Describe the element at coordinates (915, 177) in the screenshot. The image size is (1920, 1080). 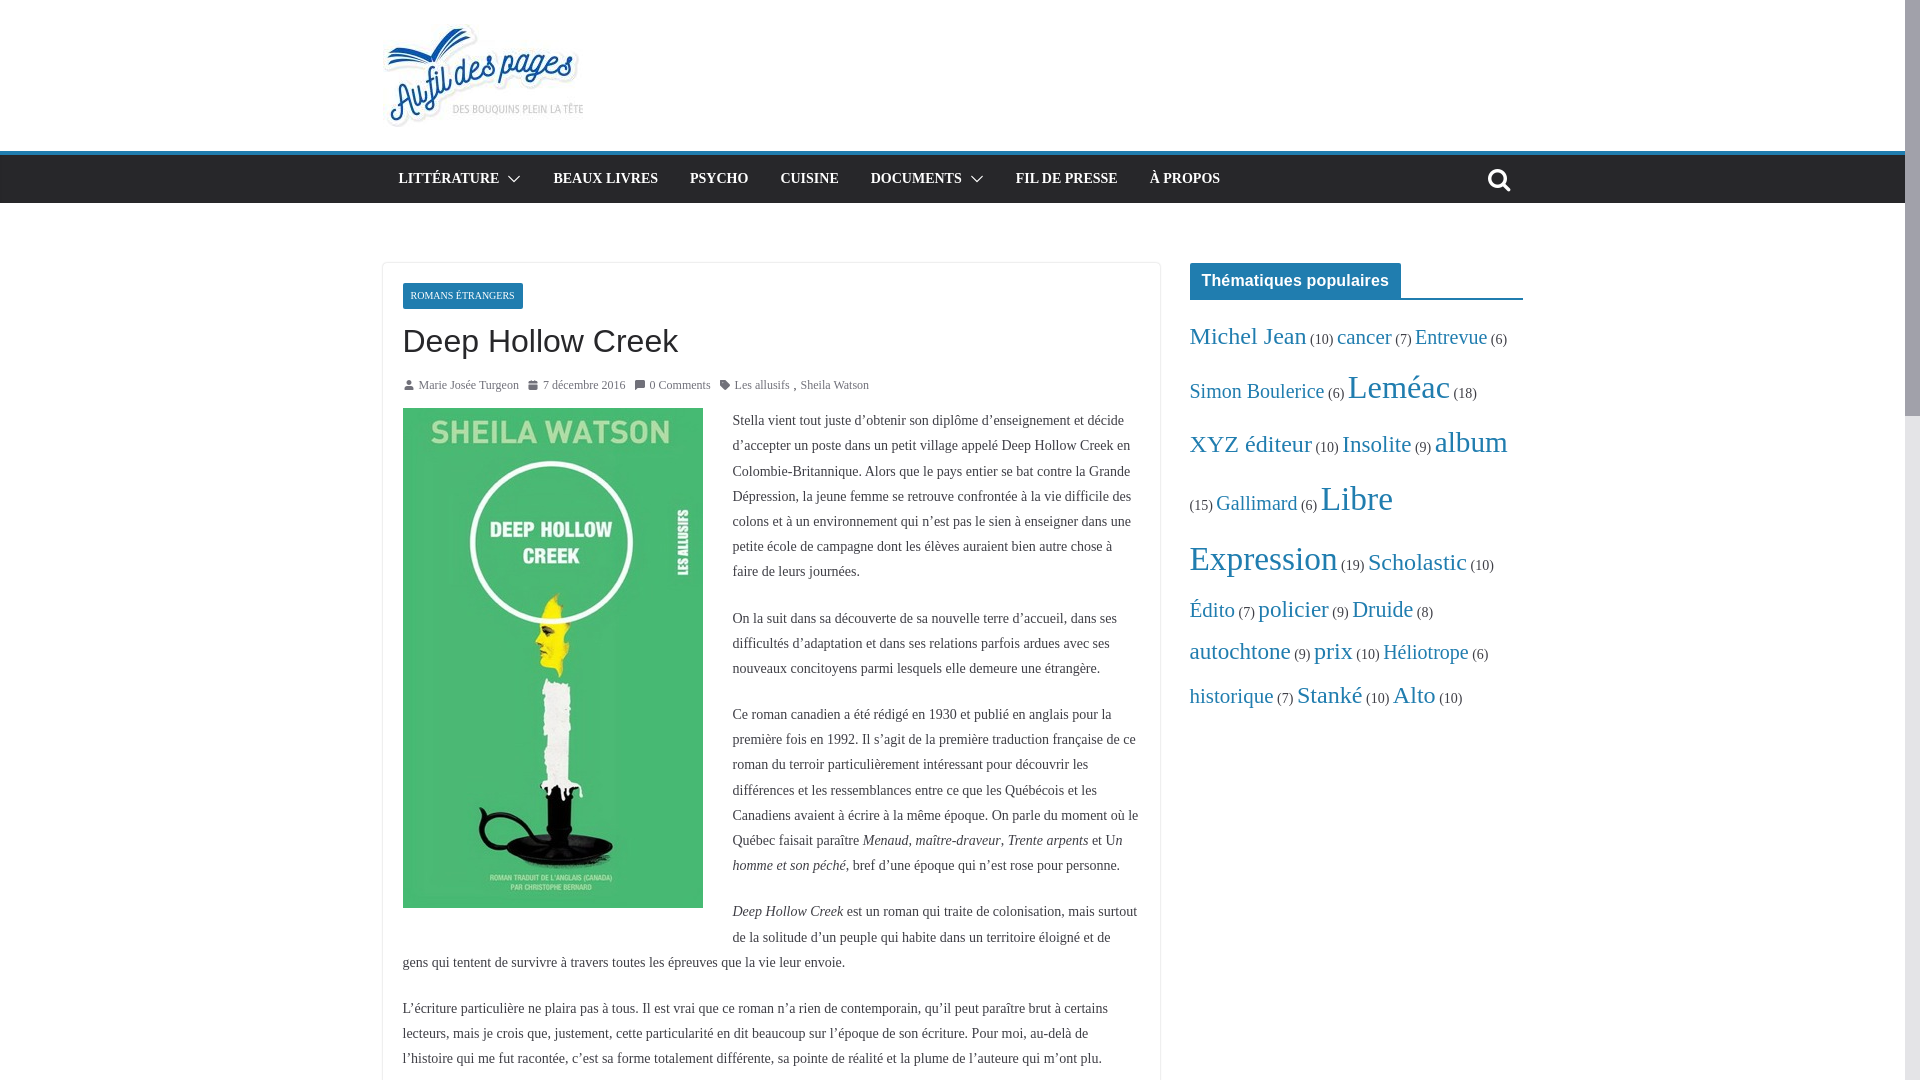
I see `'DOCUMENTS'` at that location.